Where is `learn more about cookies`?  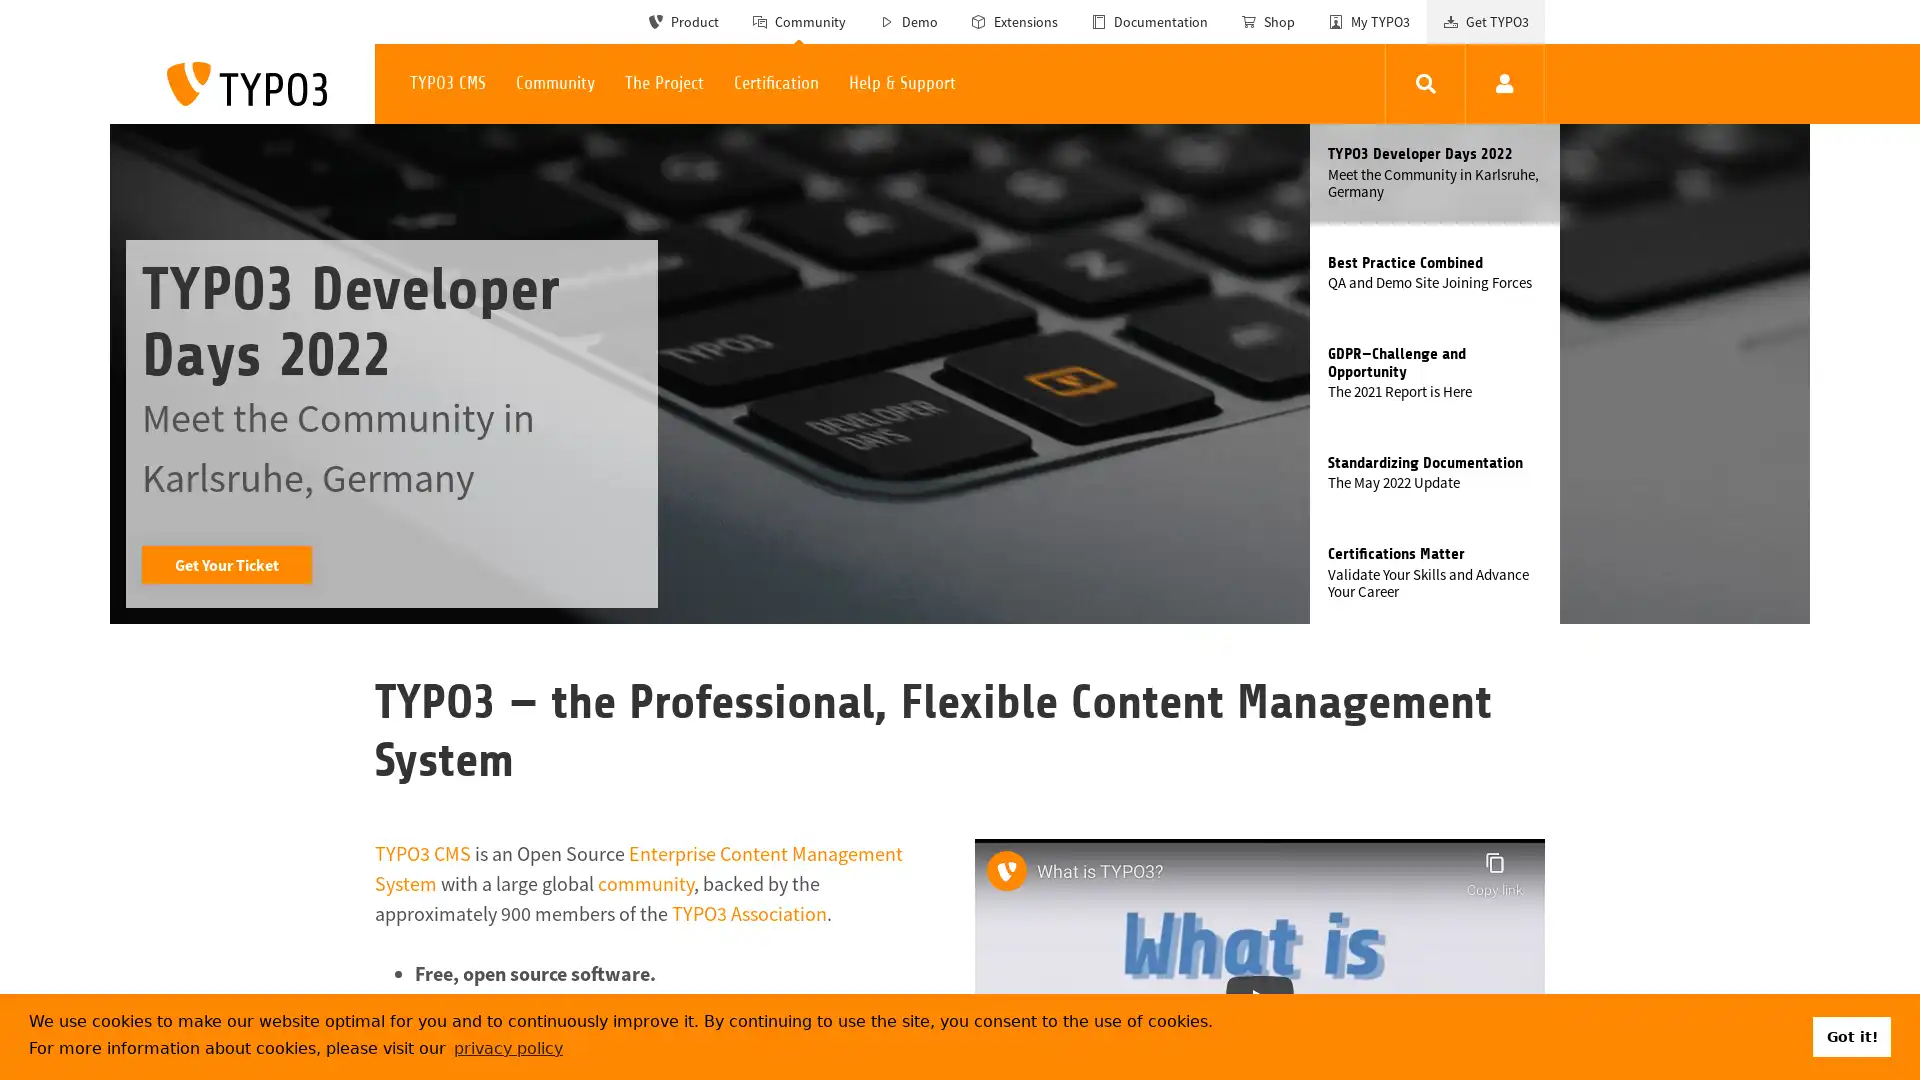 learn more about cookies is located at coordinates (508, 1047).